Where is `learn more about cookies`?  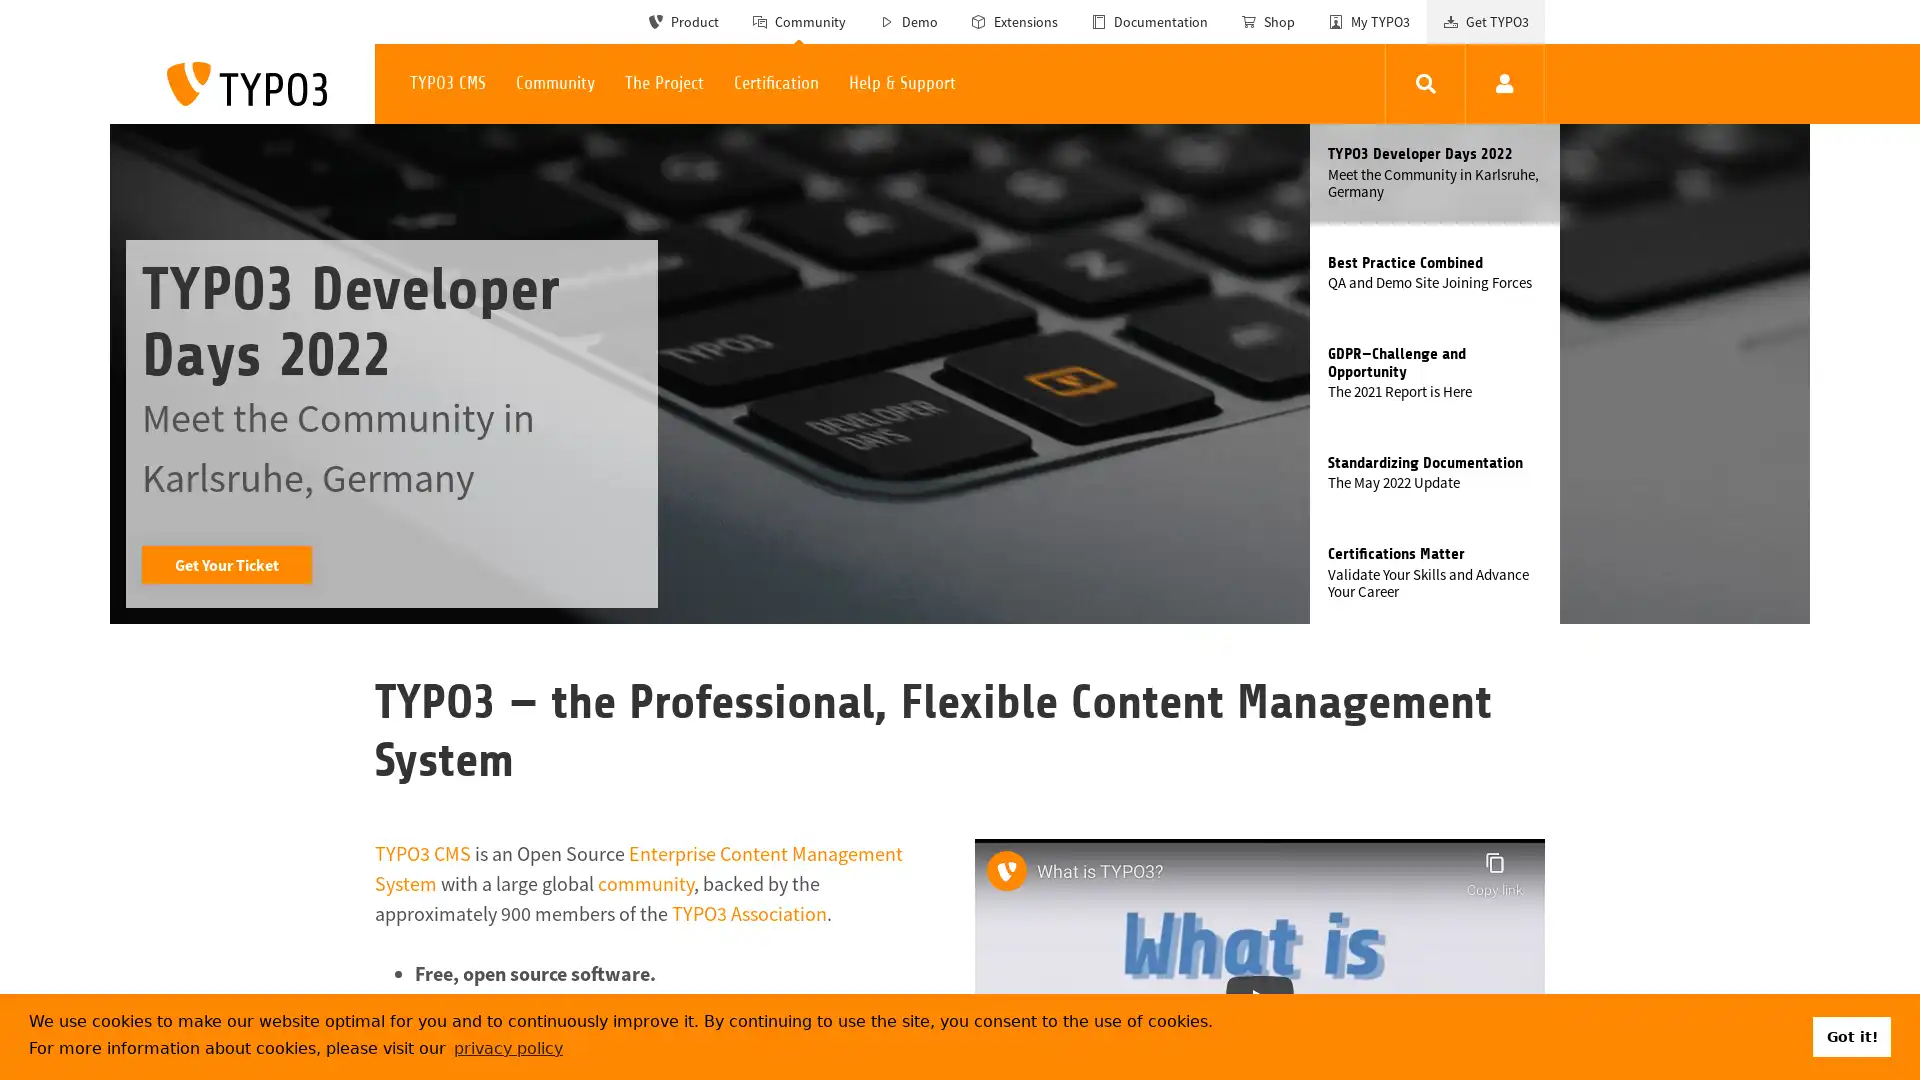 learn more about cookies is located at coordinates (508, 1047).